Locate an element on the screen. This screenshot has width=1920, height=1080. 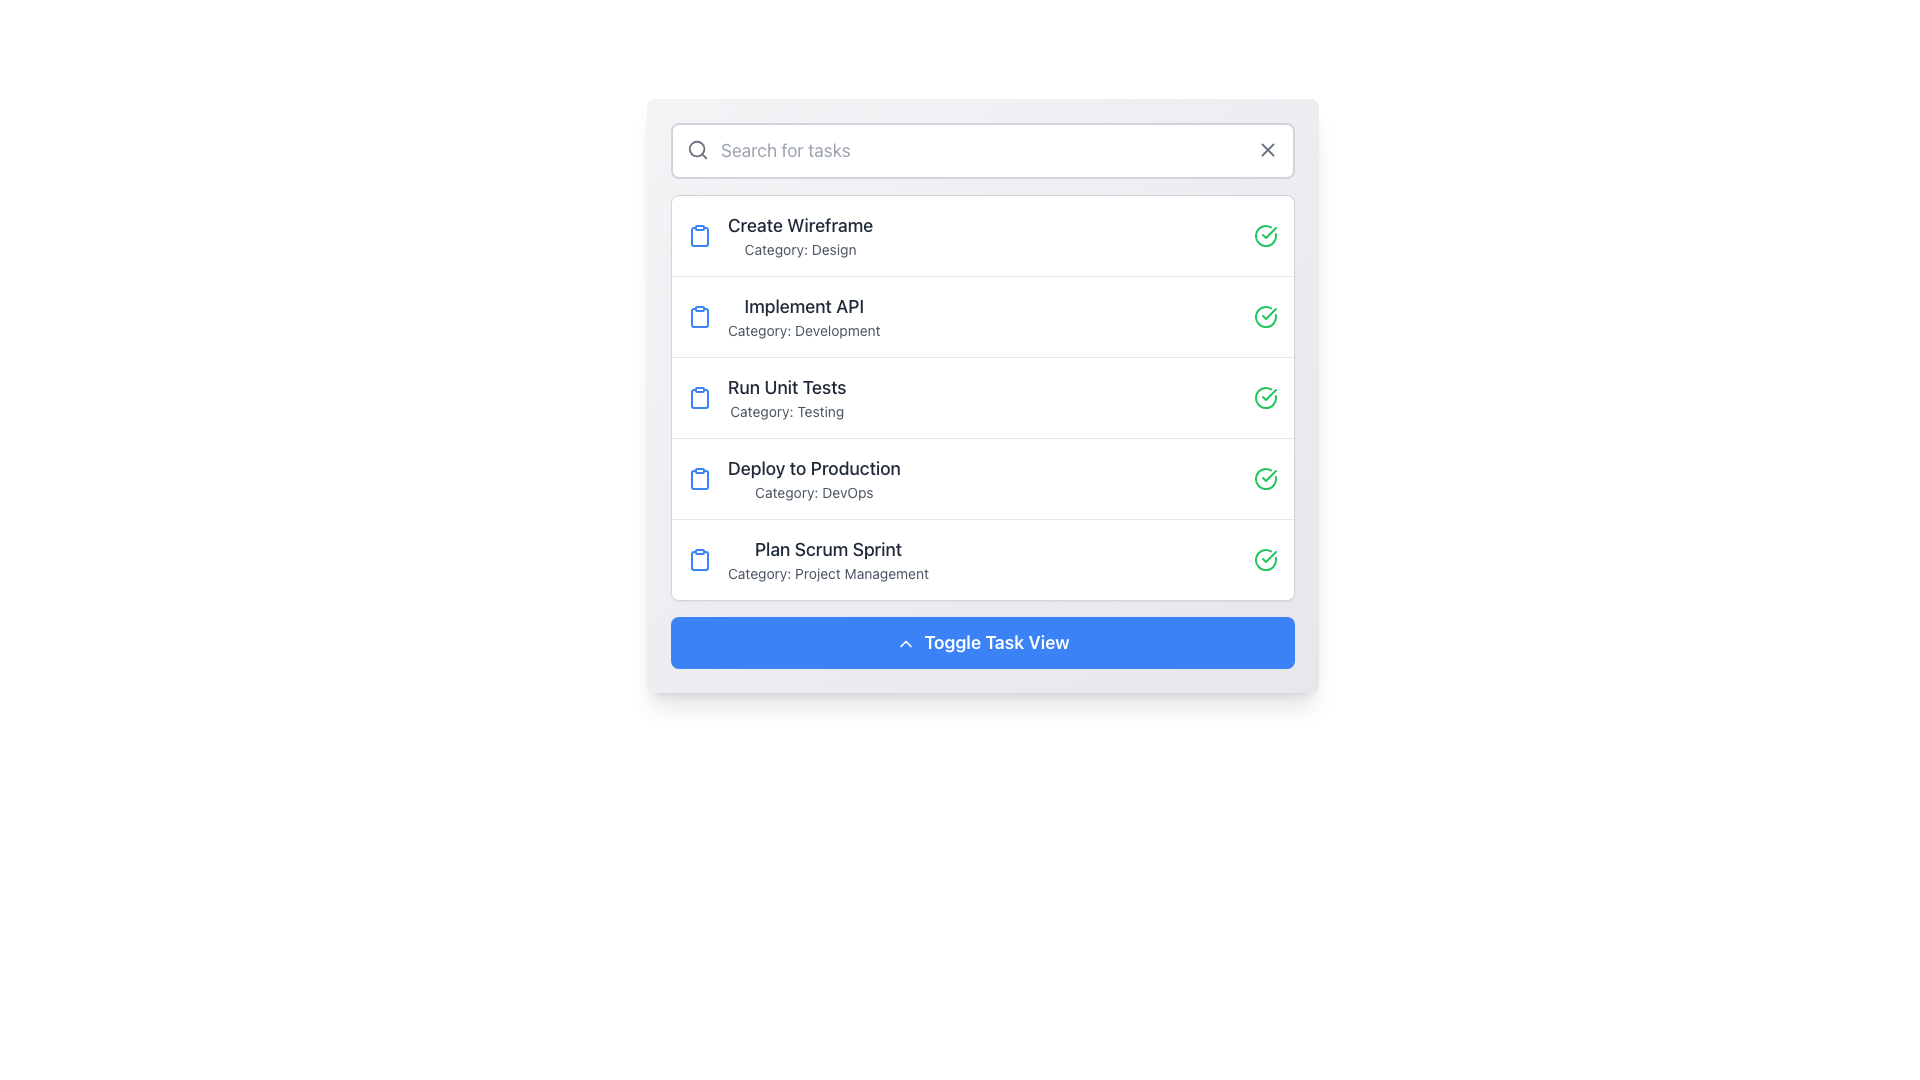
text displayed in the third task item of the task list panel, which is positioned between 'Implement API' and 'Deploy to Production' is located at coordinates (786, 397).